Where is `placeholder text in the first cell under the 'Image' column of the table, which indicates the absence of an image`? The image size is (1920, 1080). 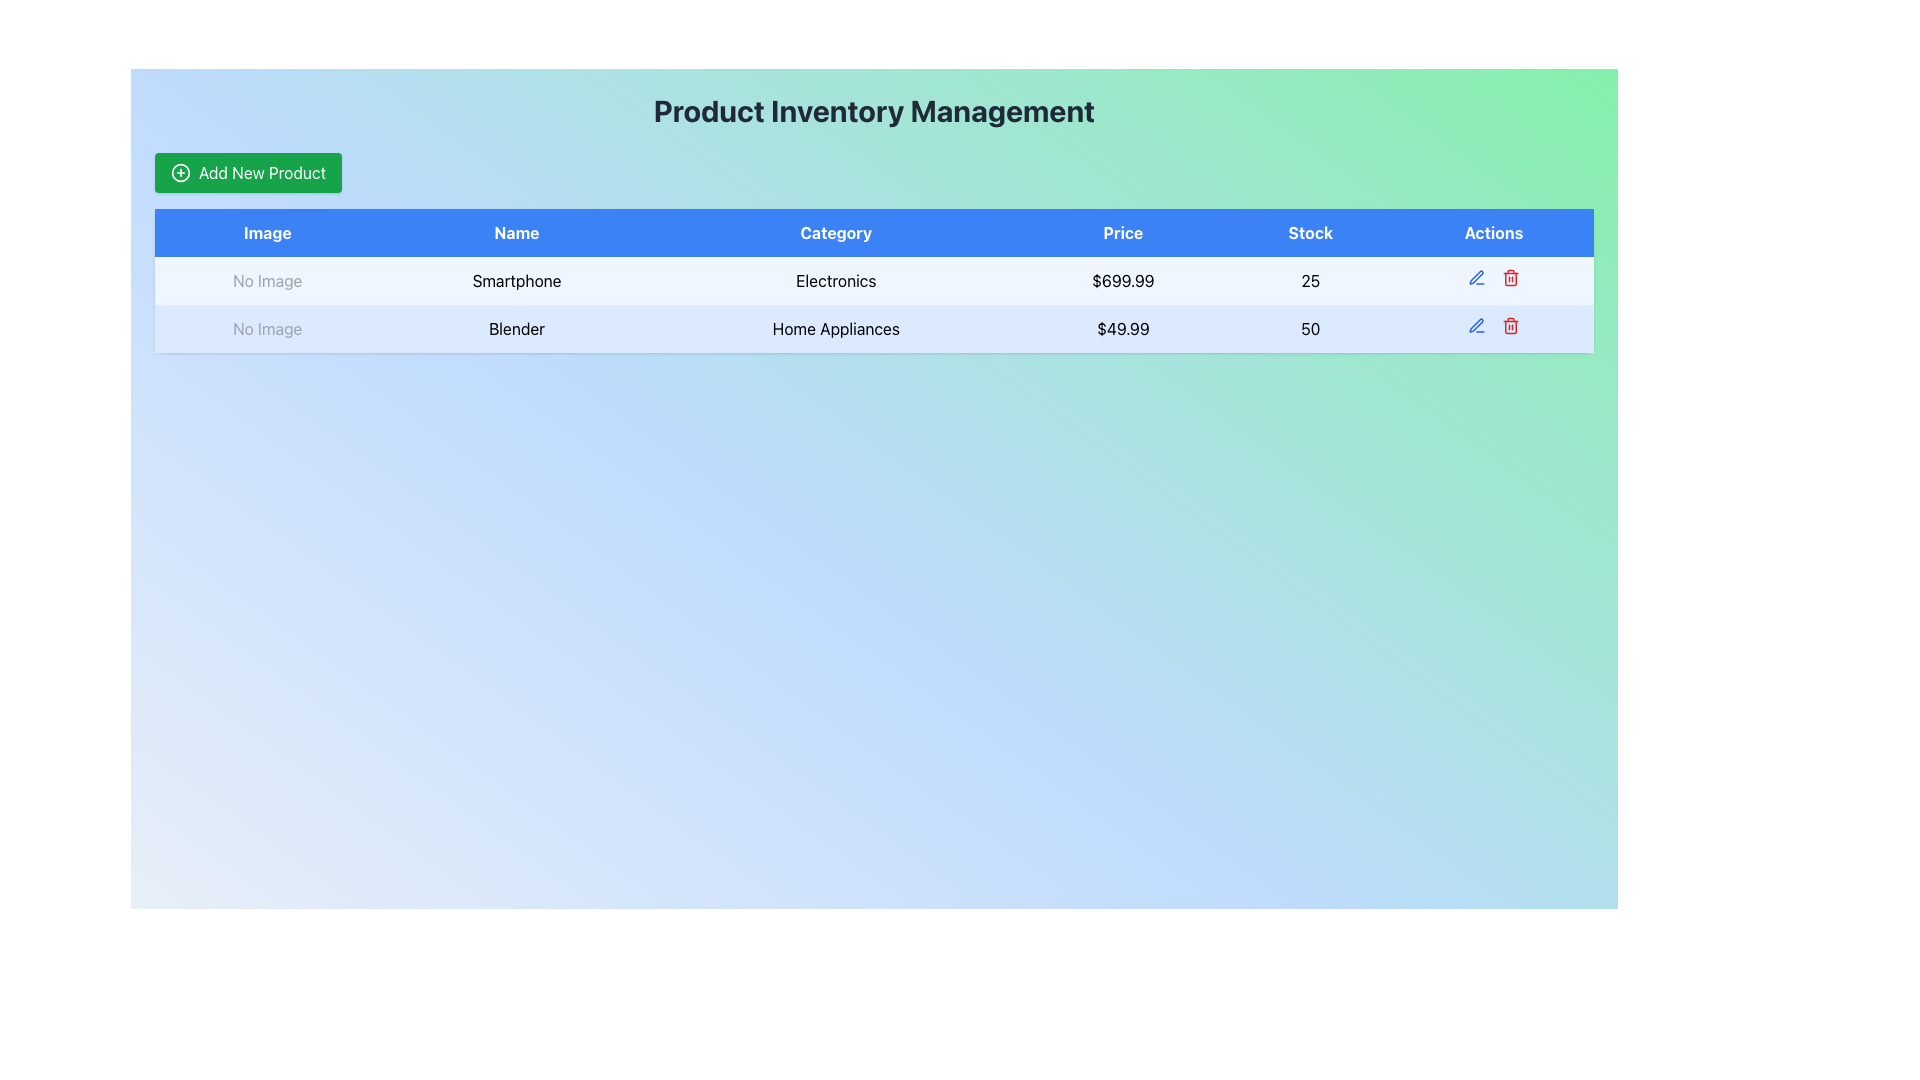 placeholder text in the first cell under the 'Image' column of the table, which indicates the absence of an image is located at coordinates (266, 281).